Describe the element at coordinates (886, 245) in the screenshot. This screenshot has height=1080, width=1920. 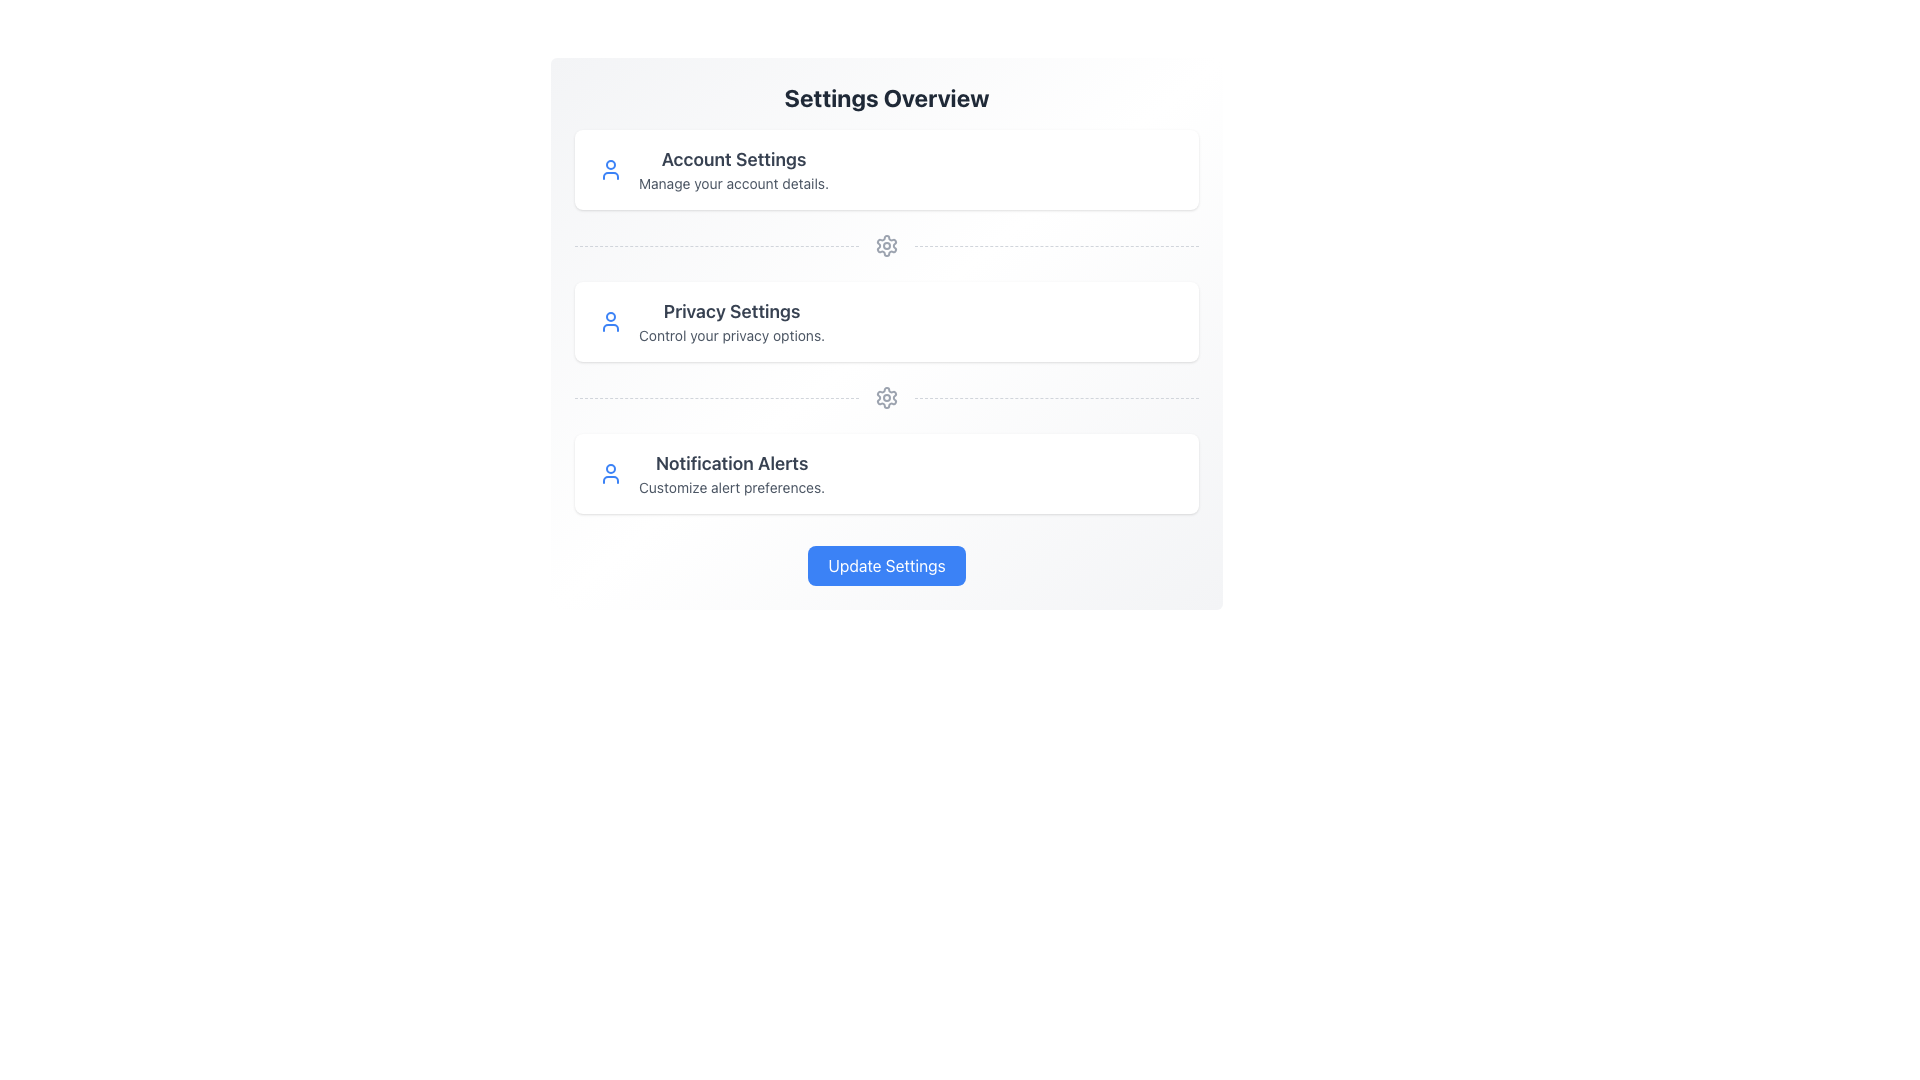
I see `the gear icon located at the center of the separator between the 'Account Settings' and 'Privacy Settings' sections` at that location.